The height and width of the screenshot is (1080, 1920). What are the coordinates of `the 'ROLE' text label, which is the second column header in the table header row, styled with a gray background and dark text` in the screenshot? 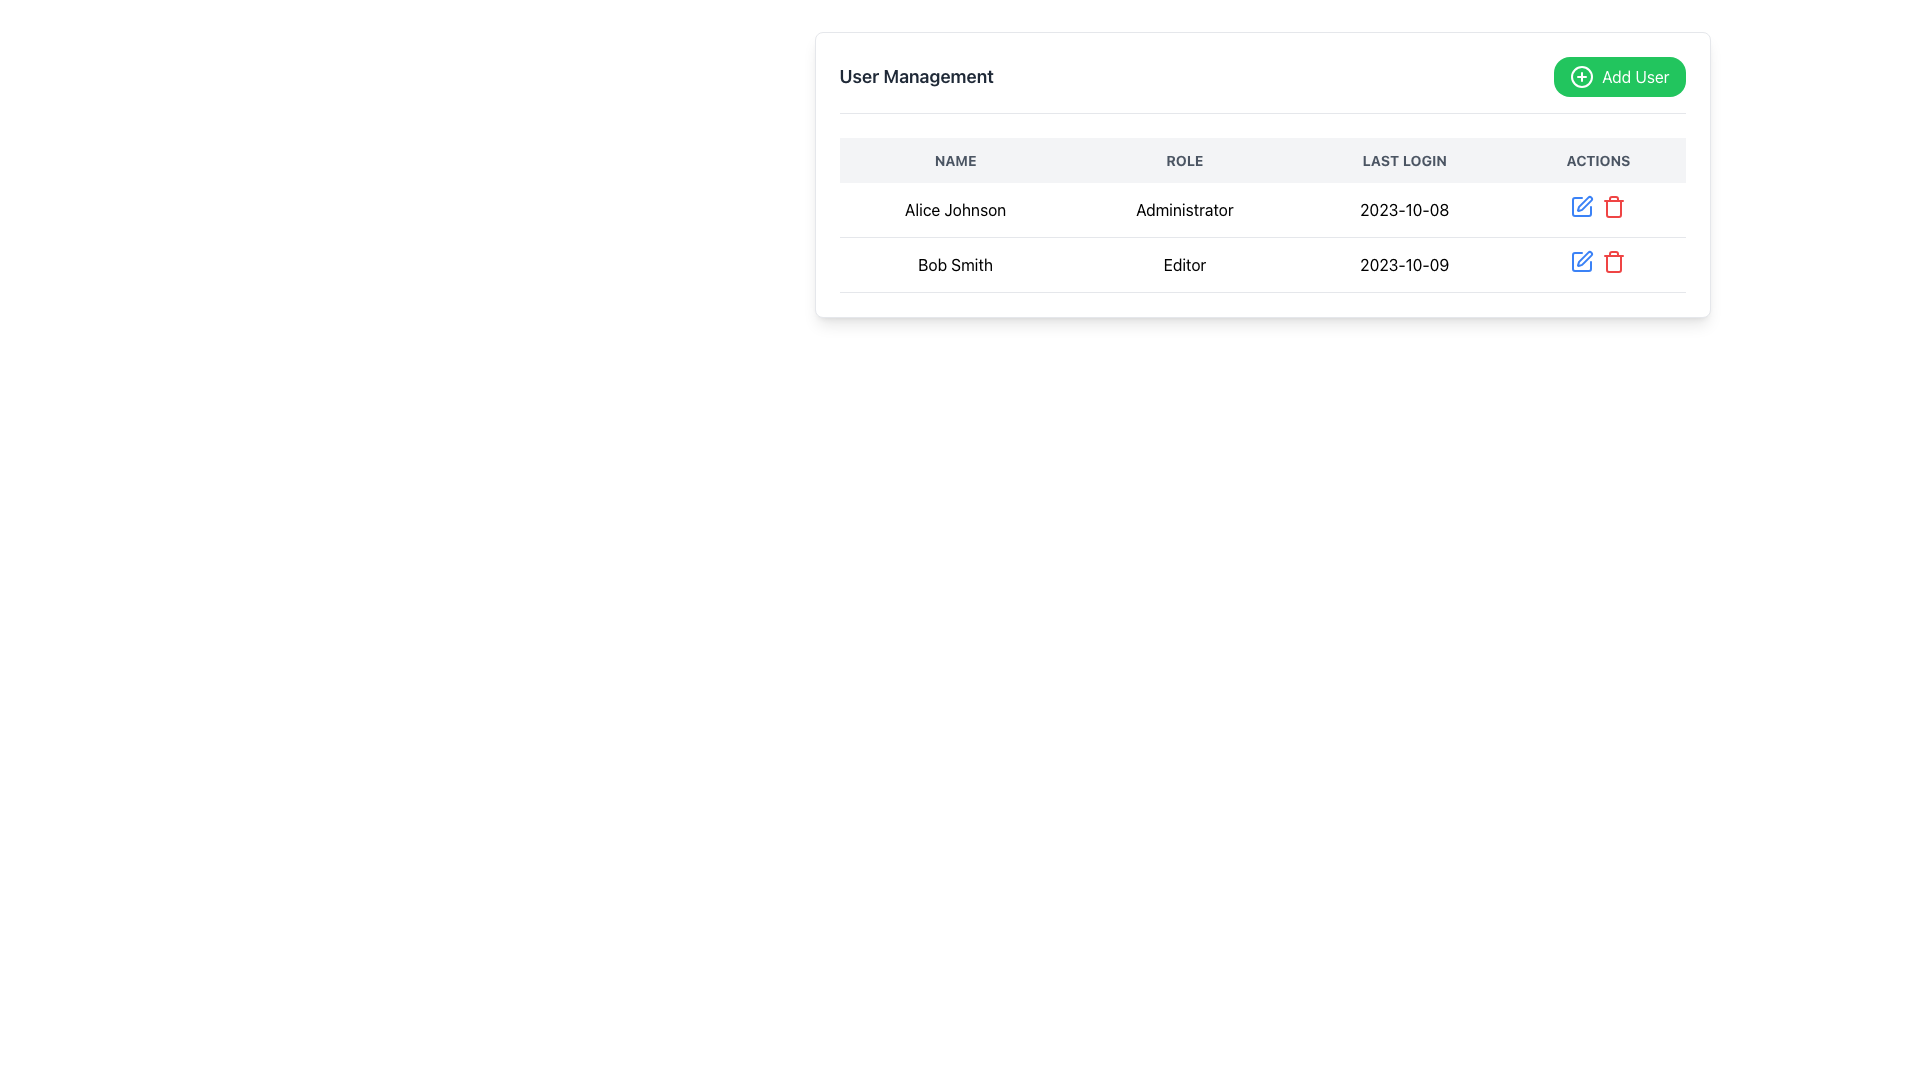 It's located at (1184, 159).